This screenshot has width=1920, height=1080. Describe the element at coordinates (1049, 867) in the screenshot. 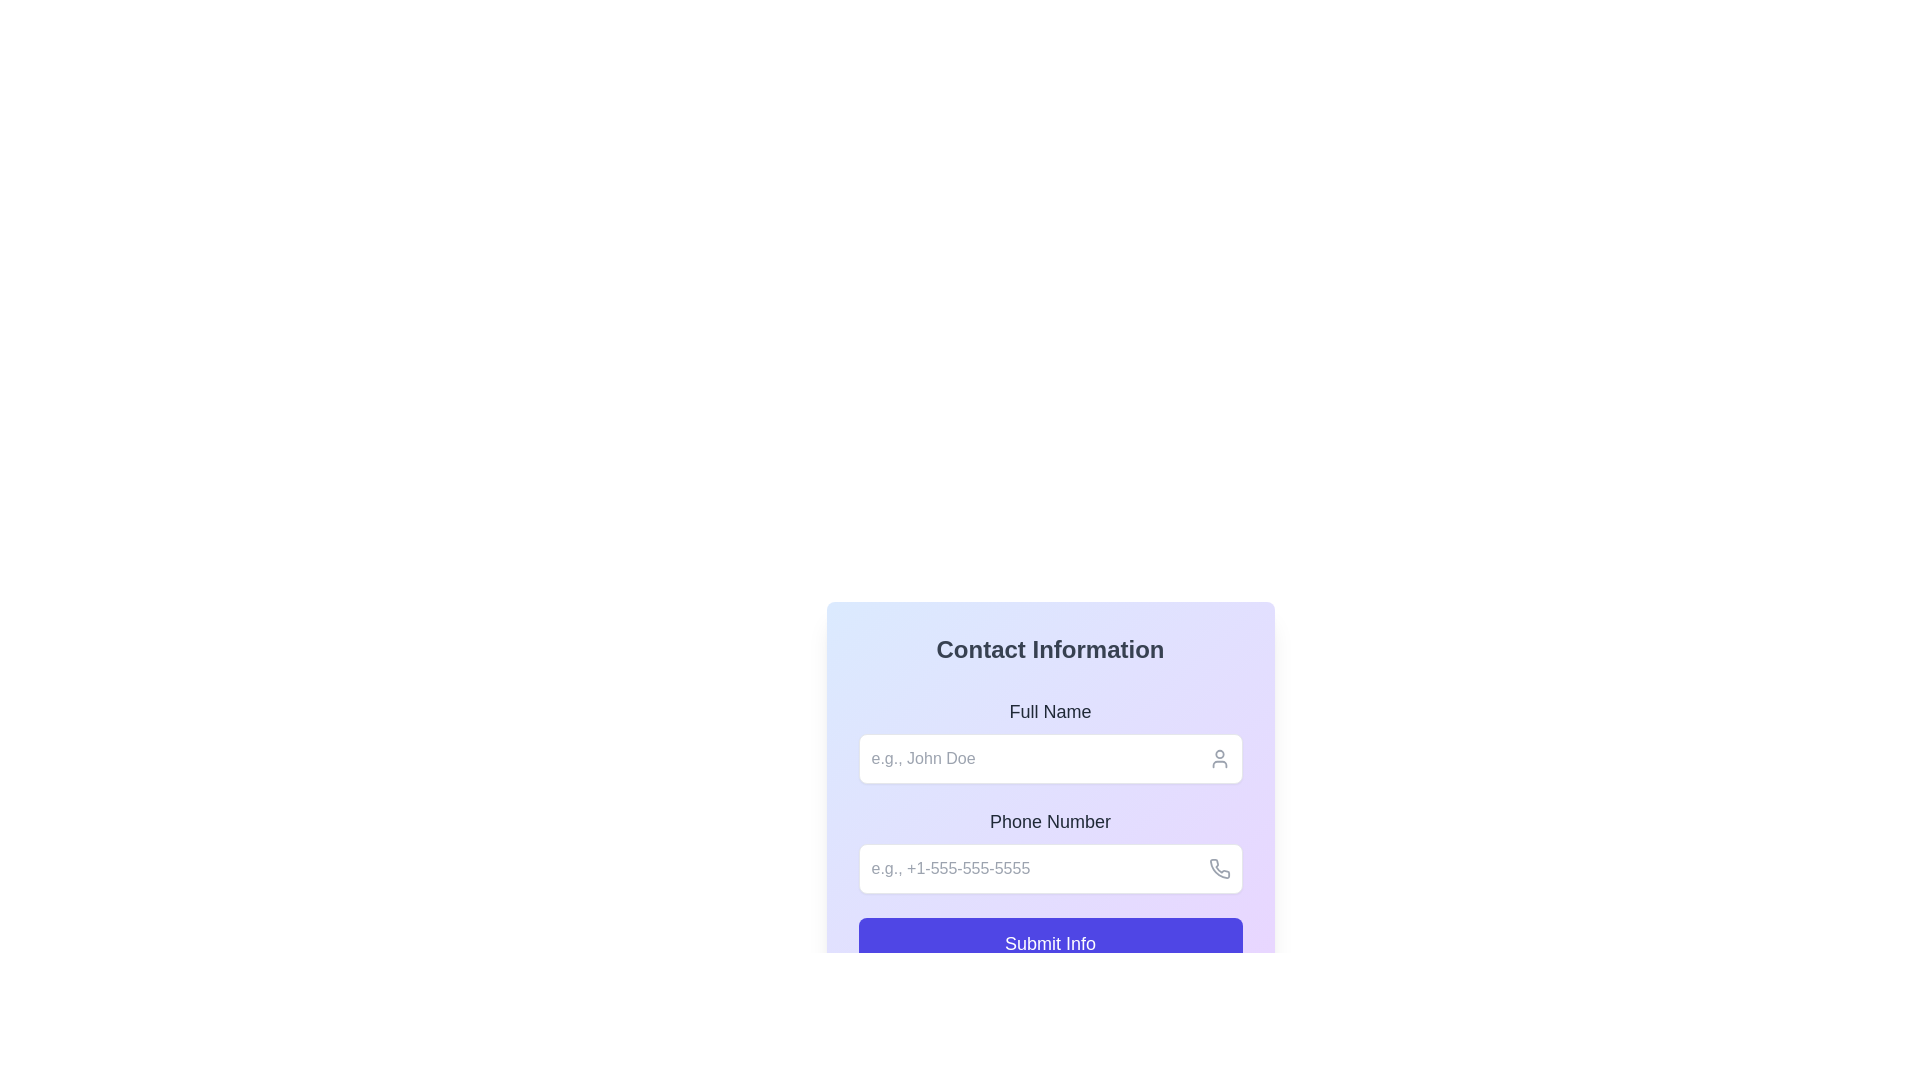

I see `and clear the content of the text input field located below the 'Phone Number' label by clicking in the field and deleting the text` at that location.